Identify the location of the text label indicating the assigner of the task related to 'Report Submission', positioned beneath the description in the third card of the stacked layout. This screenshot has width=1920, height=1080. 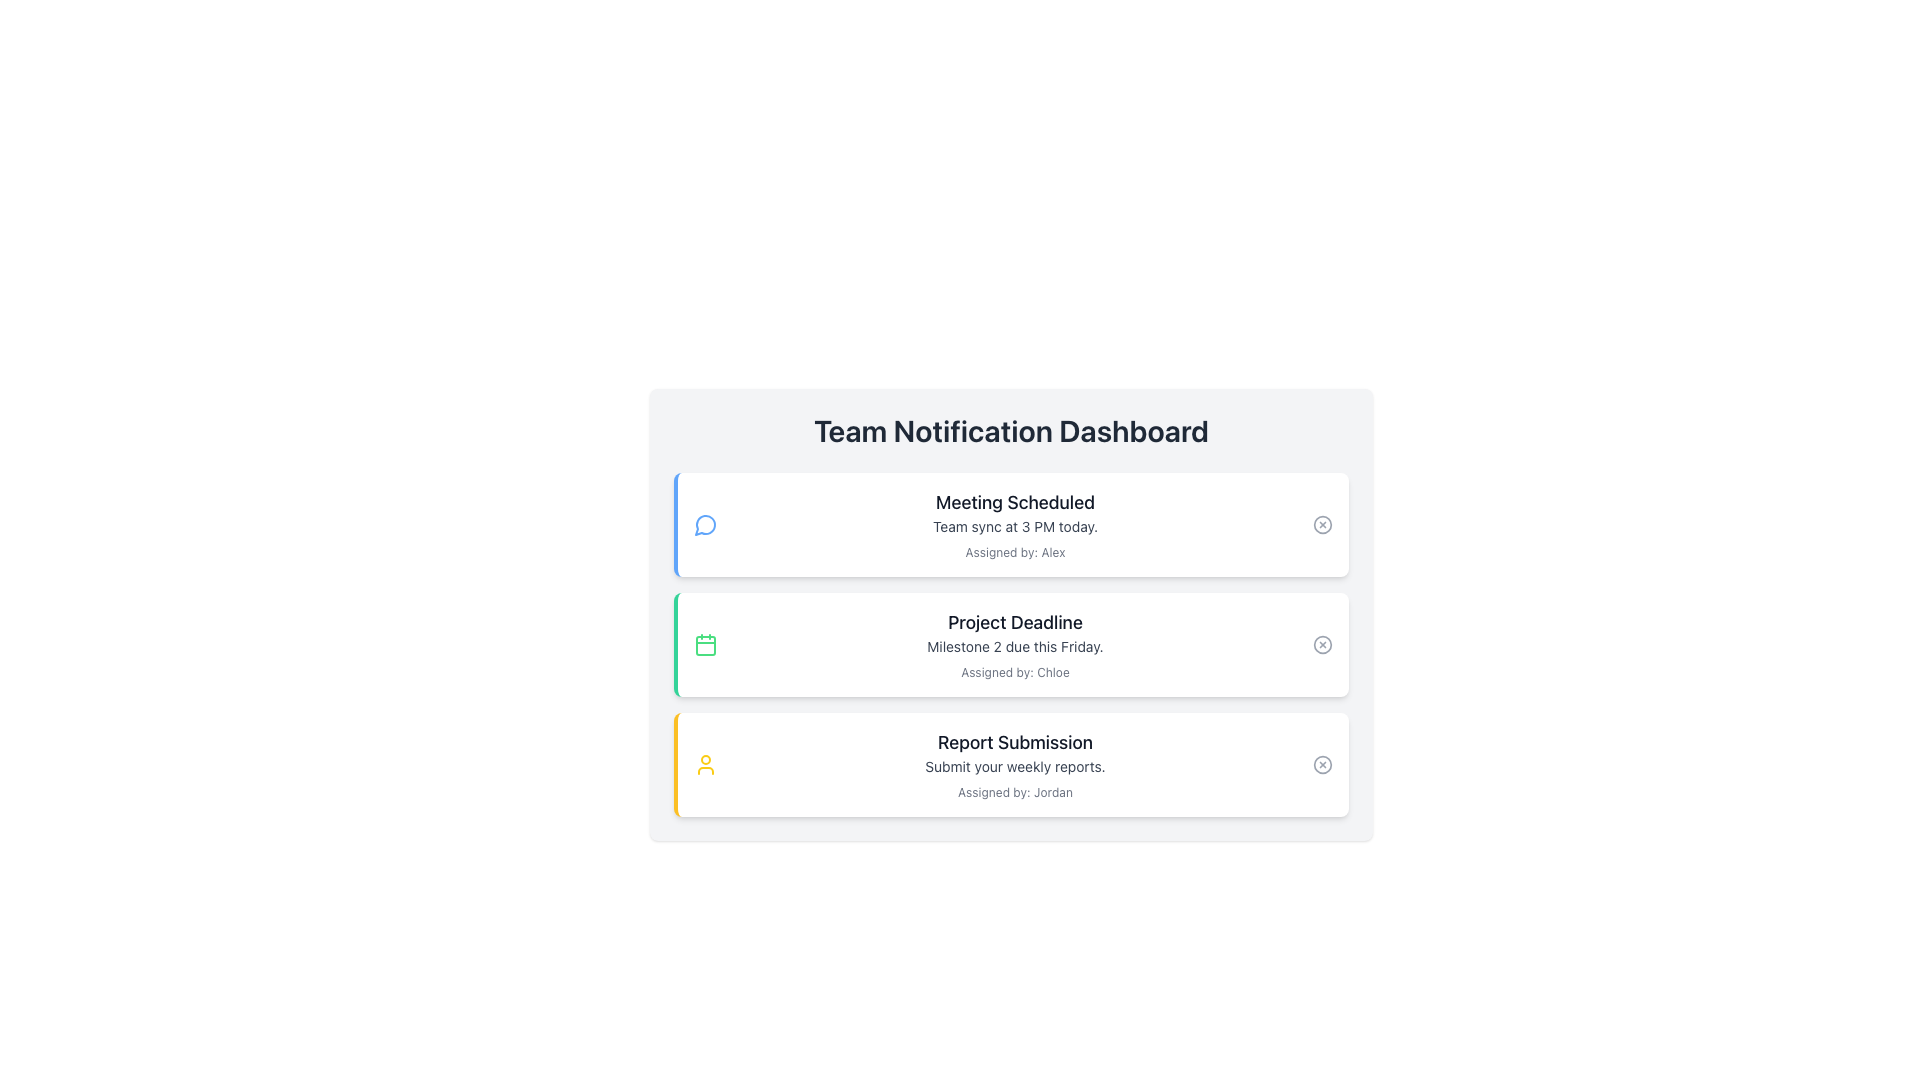
(1015, 792).